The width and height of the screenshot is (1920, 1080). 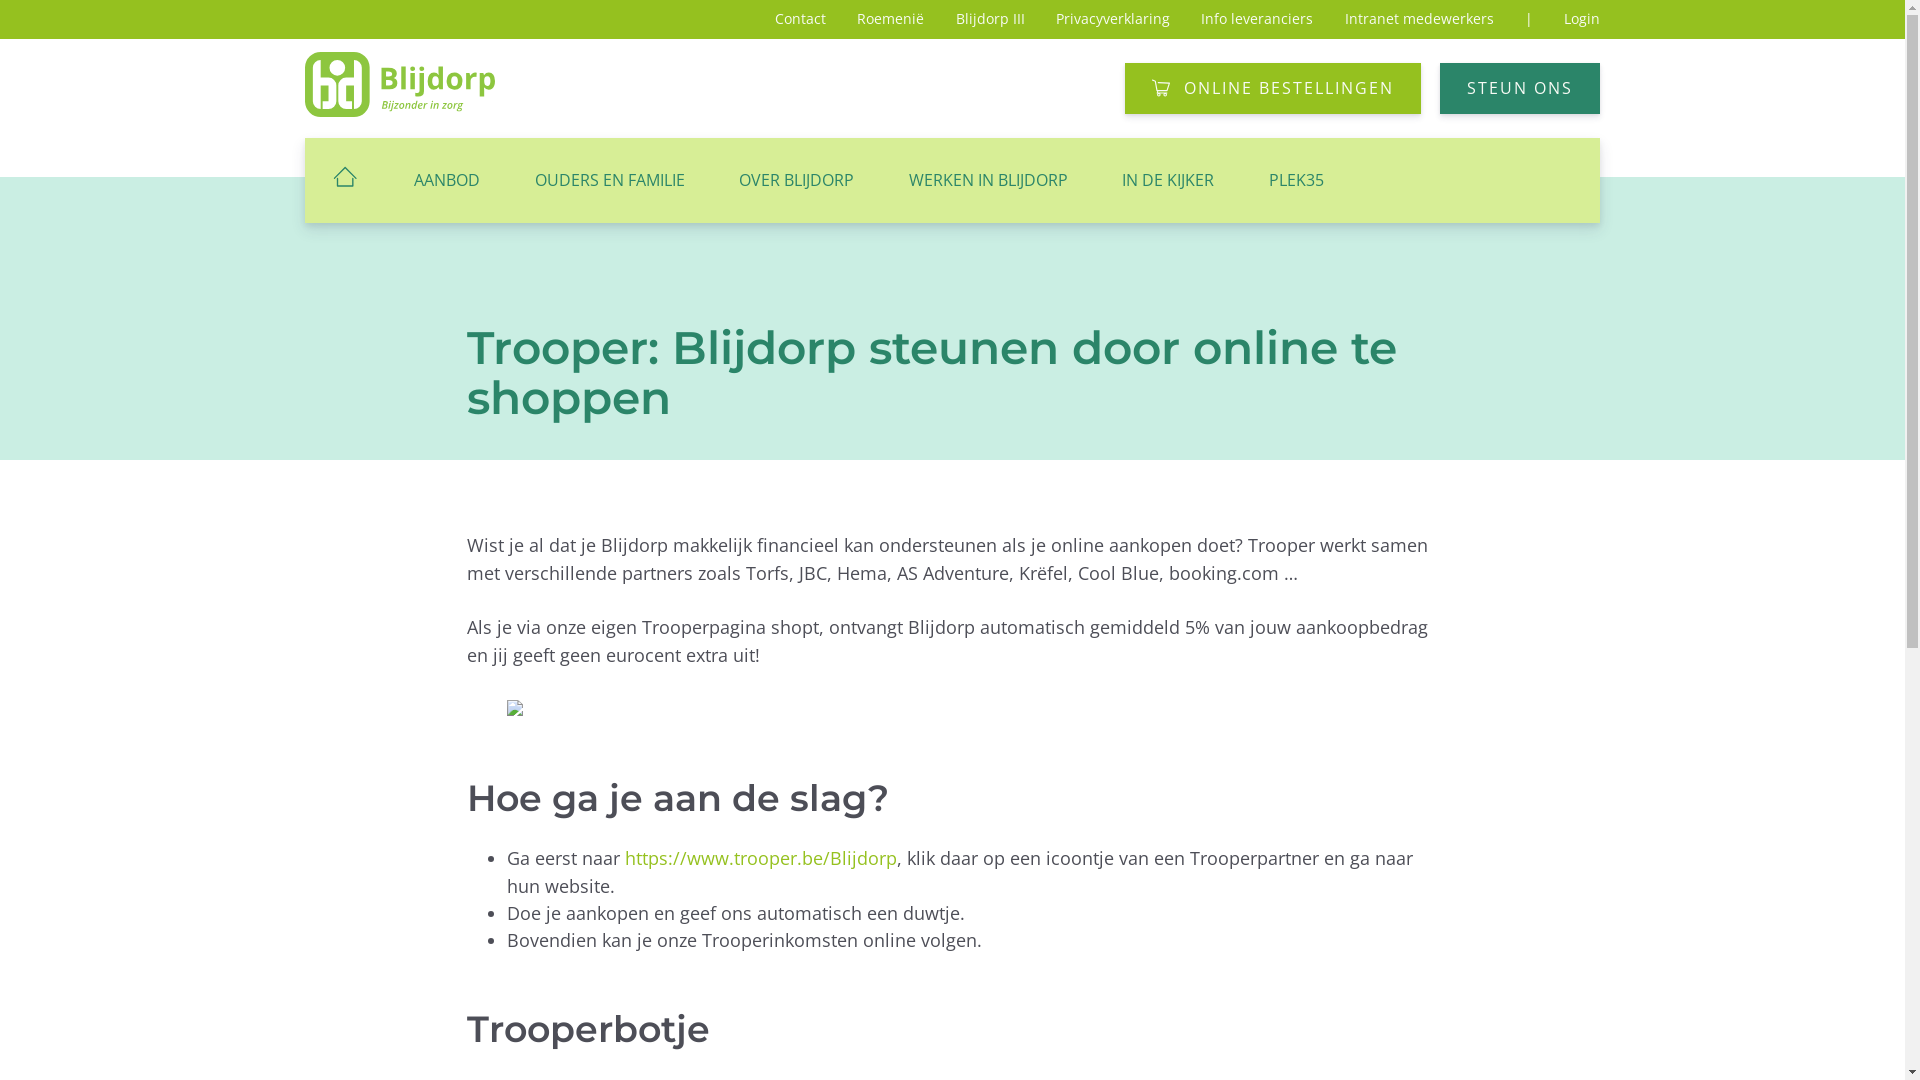 What do you see at coordinates (988, 180) in the screenshot?
I see `'WERKEN IN BLIJDORP'` at bounding box center [988, 180].